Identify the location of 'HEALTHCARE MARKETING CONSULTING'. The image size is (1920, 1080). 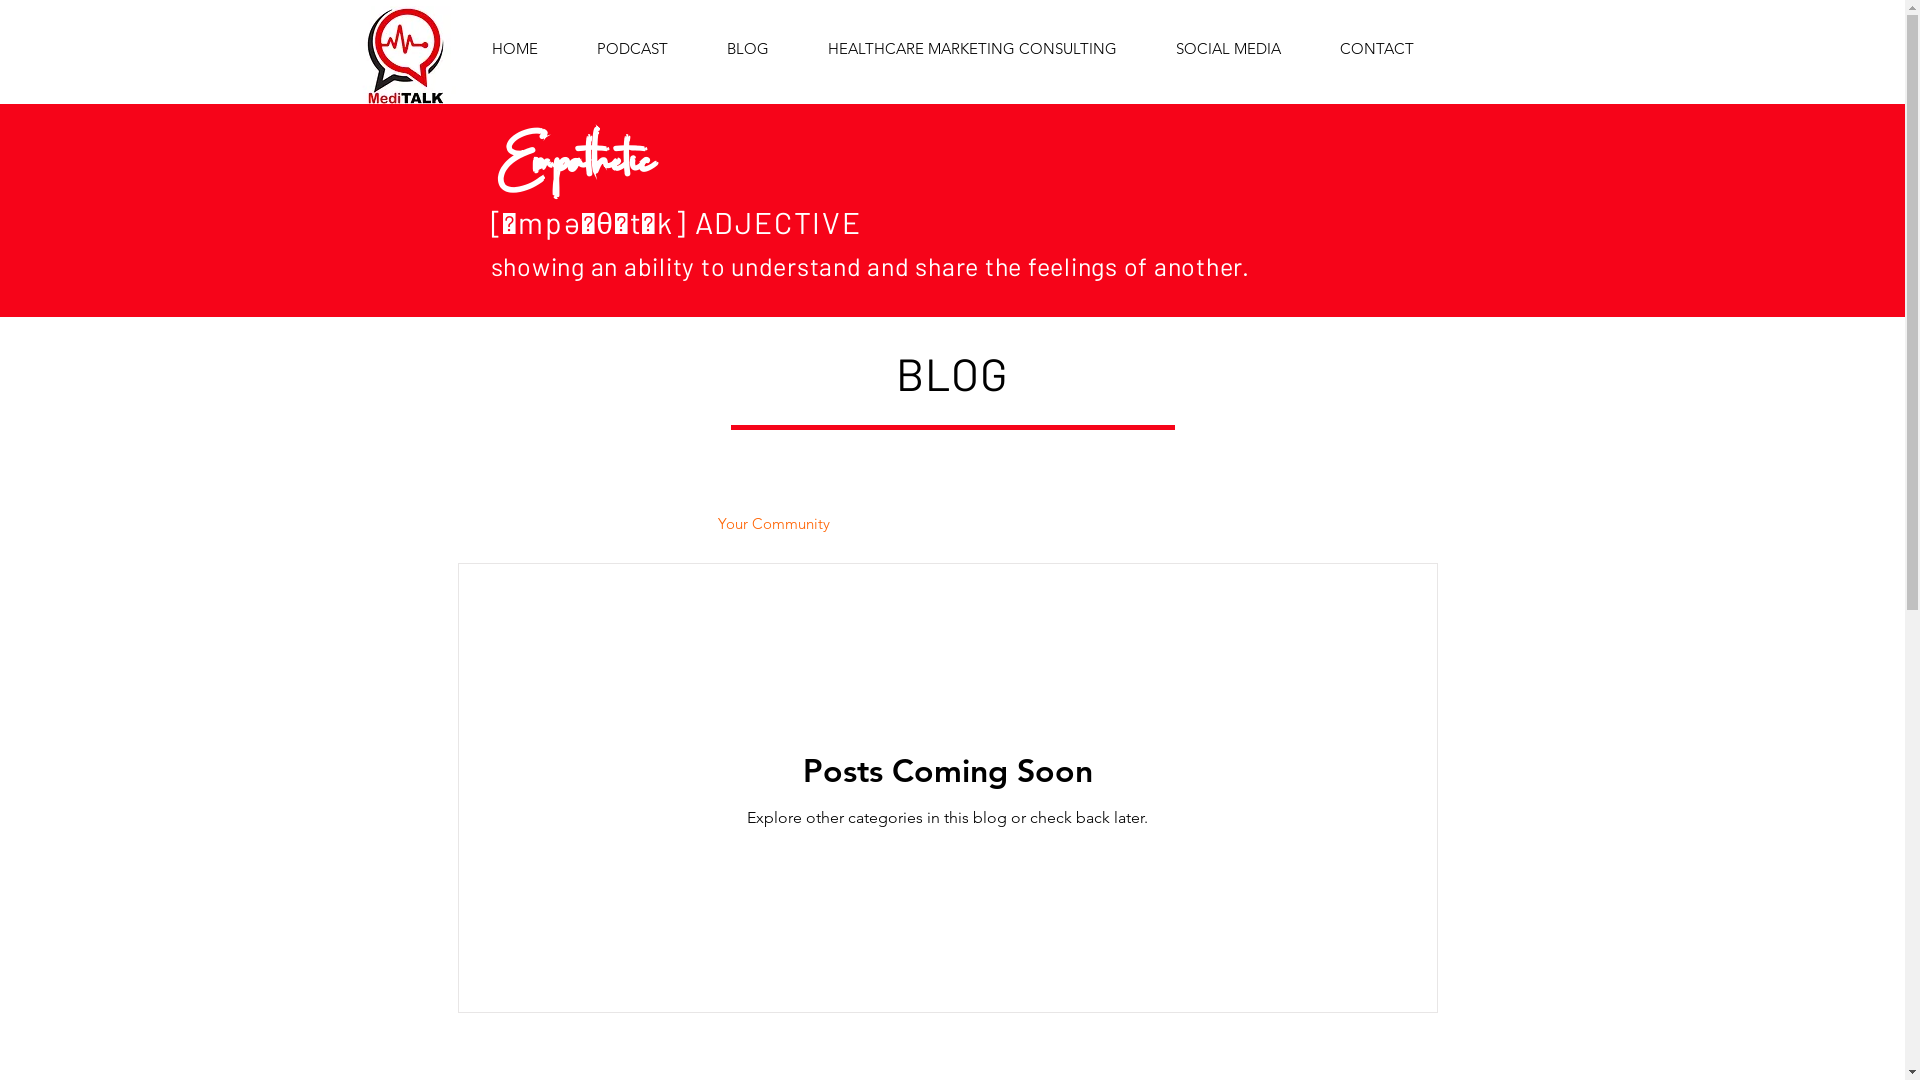
(972, 48).